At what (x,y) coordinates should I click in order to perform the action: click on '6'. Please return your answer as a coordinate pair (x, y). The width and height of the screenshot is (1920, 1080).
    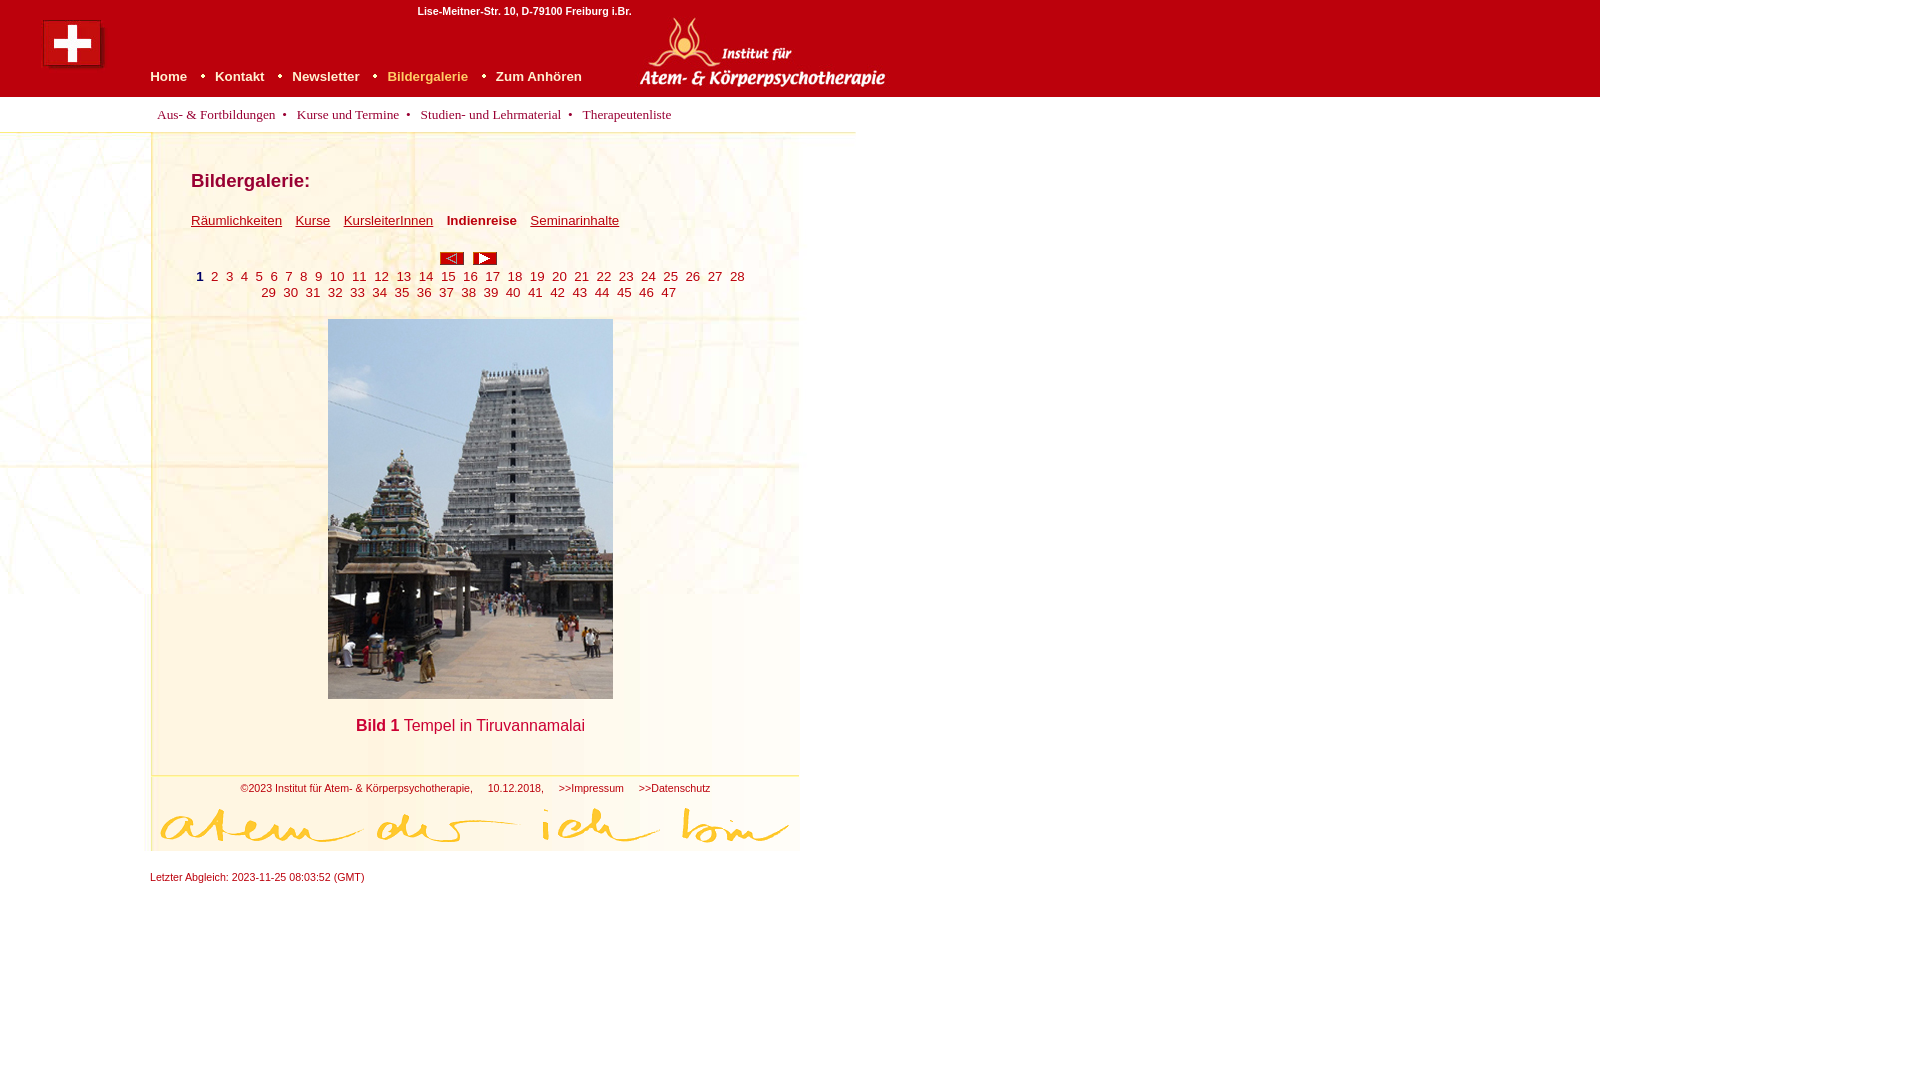
    Looking at the image, I should click on (268, 276).